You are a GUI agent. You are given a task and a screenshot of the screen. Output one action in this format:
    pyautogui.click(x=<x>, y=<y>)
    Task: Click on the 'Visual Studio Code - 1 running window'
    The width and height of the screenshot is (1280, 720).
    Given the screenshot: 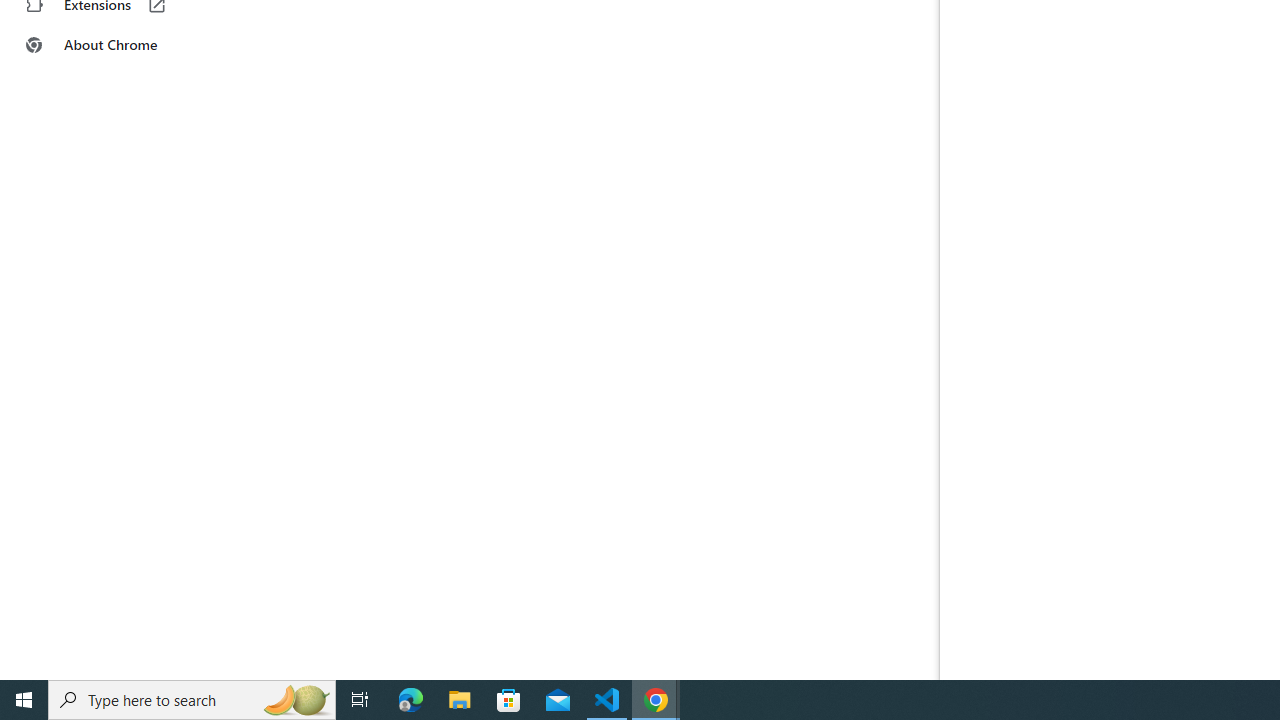 What is the action you would take?
    pyautogui.click(x=606, y=698)
    